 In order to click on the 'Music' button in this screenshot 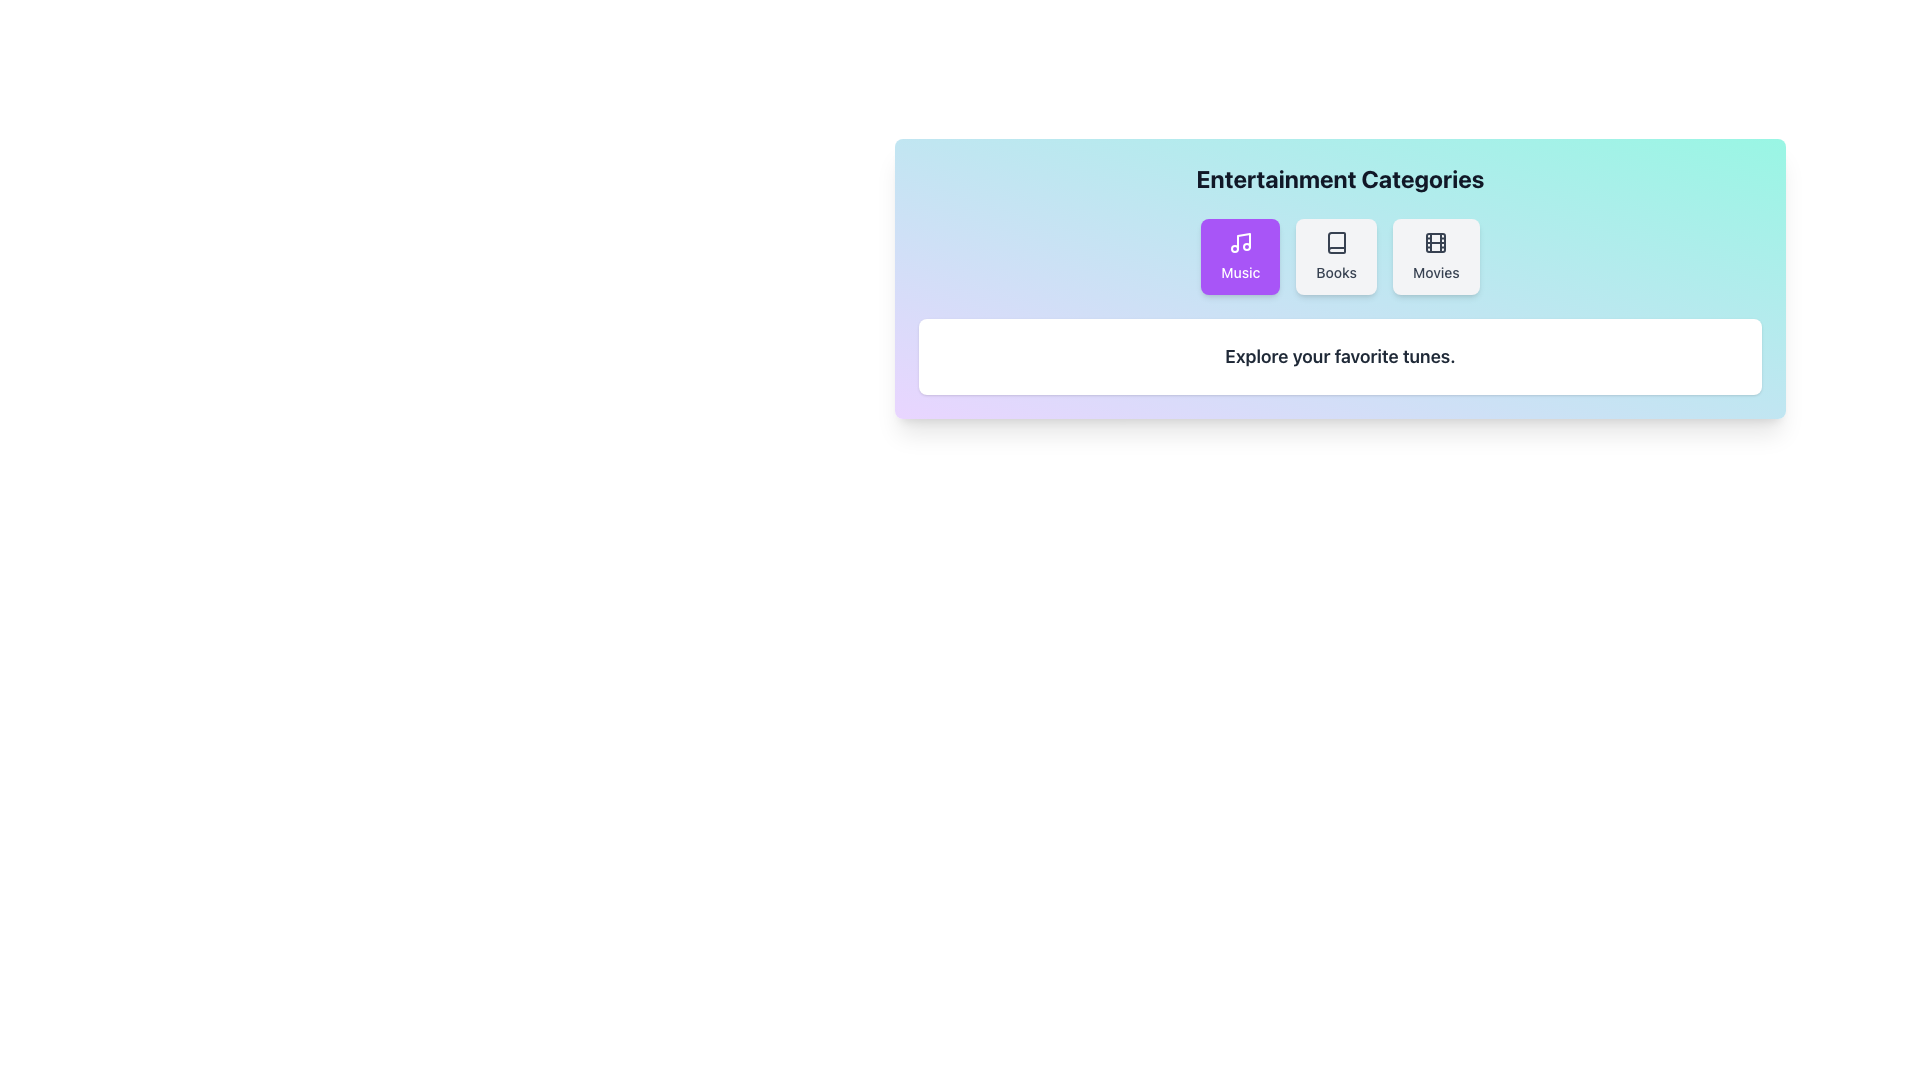, I will do `click(1239, 256)`.